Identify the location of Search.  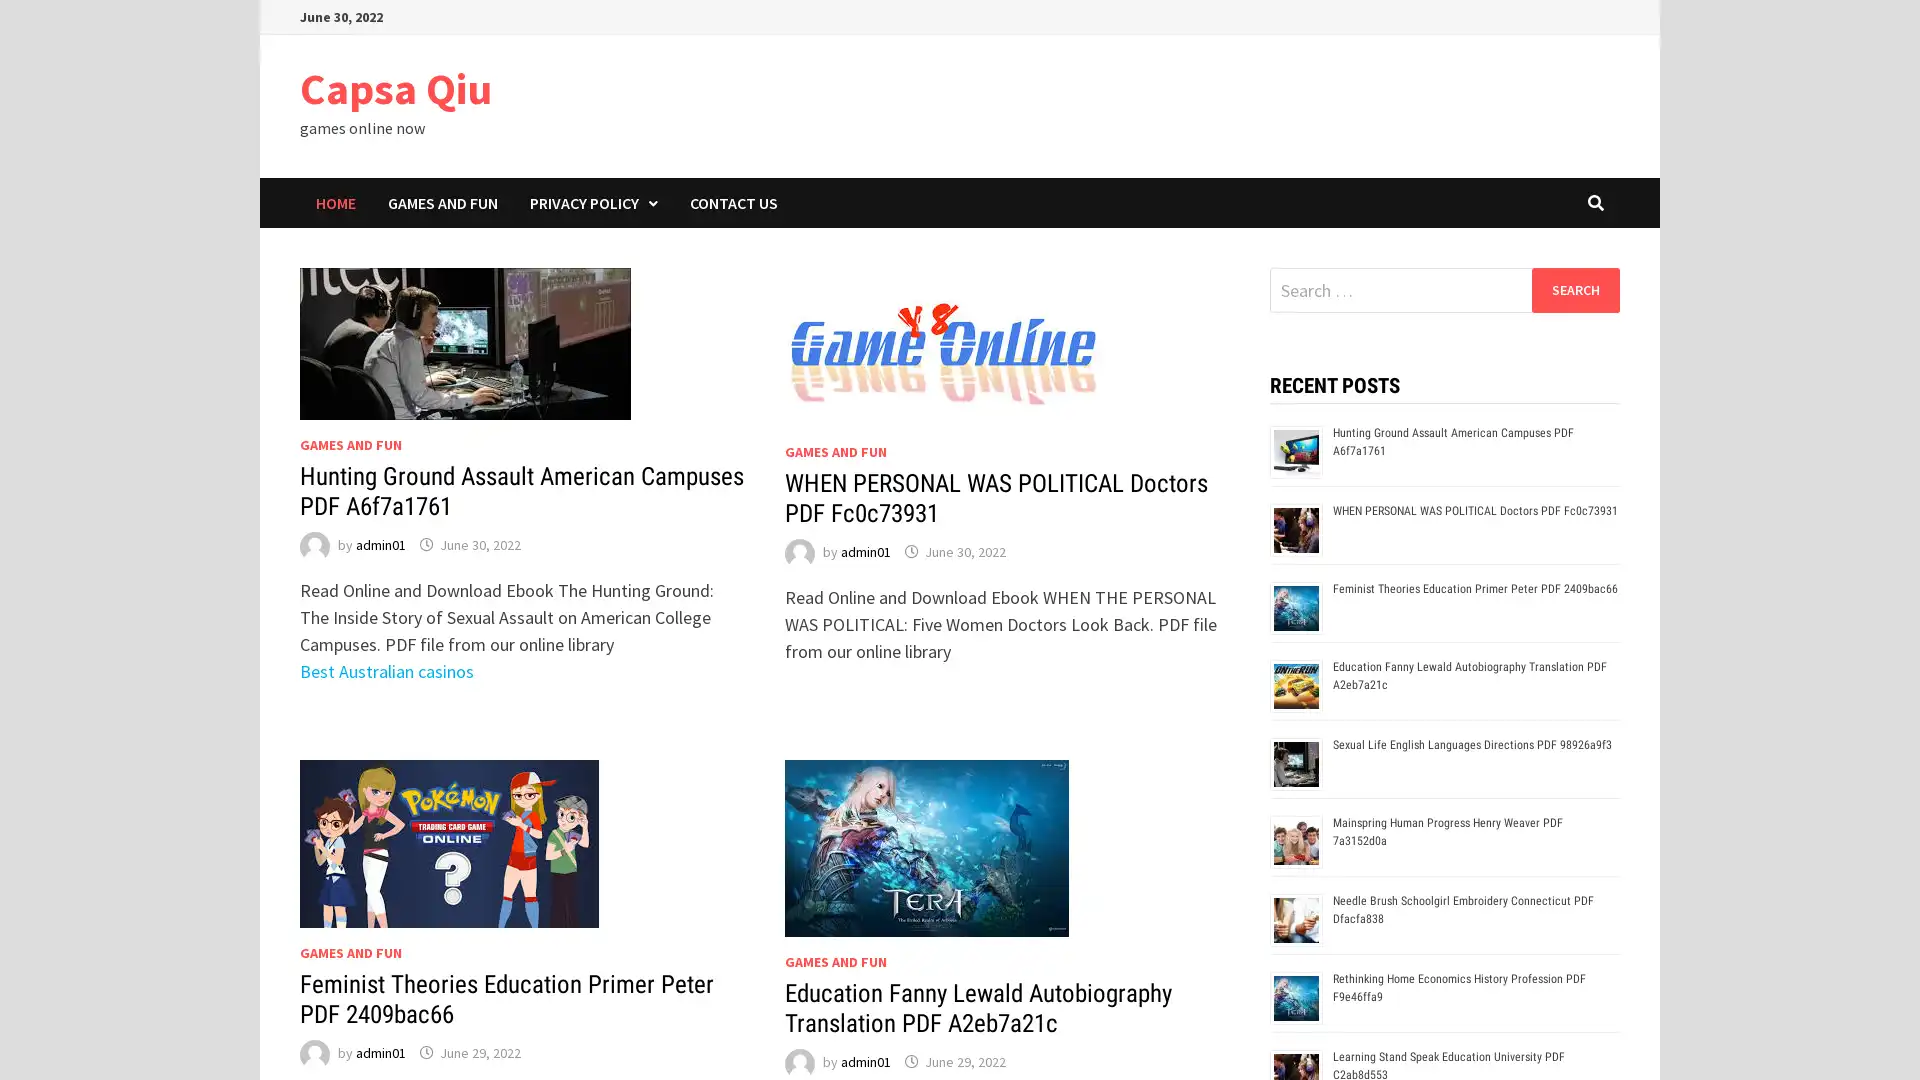
(1574, 289).